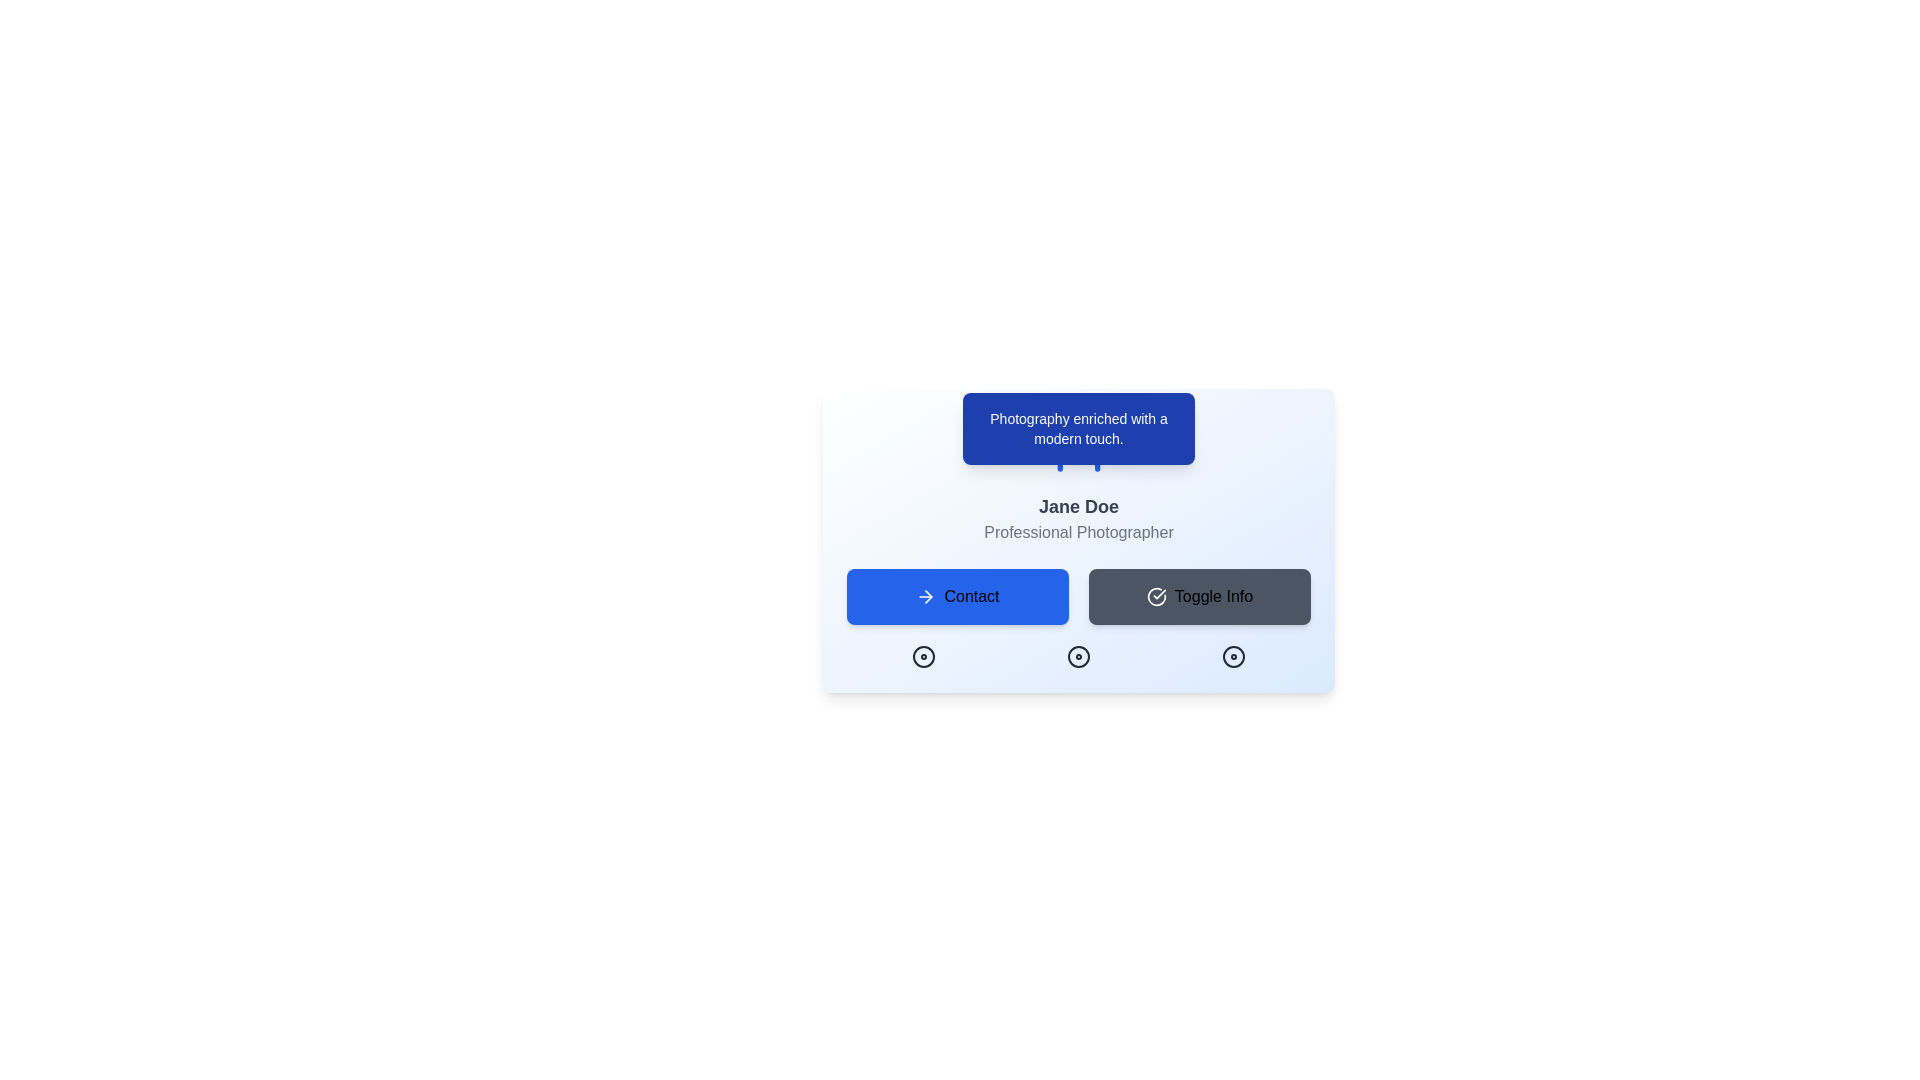  What do you see at coordinates (925, 596) in the screenshot?
I see `the rightward-pointing arrow icon inside the blue 'Contact' button, which indicates a directional prompt` at bounding box center [925, 596].